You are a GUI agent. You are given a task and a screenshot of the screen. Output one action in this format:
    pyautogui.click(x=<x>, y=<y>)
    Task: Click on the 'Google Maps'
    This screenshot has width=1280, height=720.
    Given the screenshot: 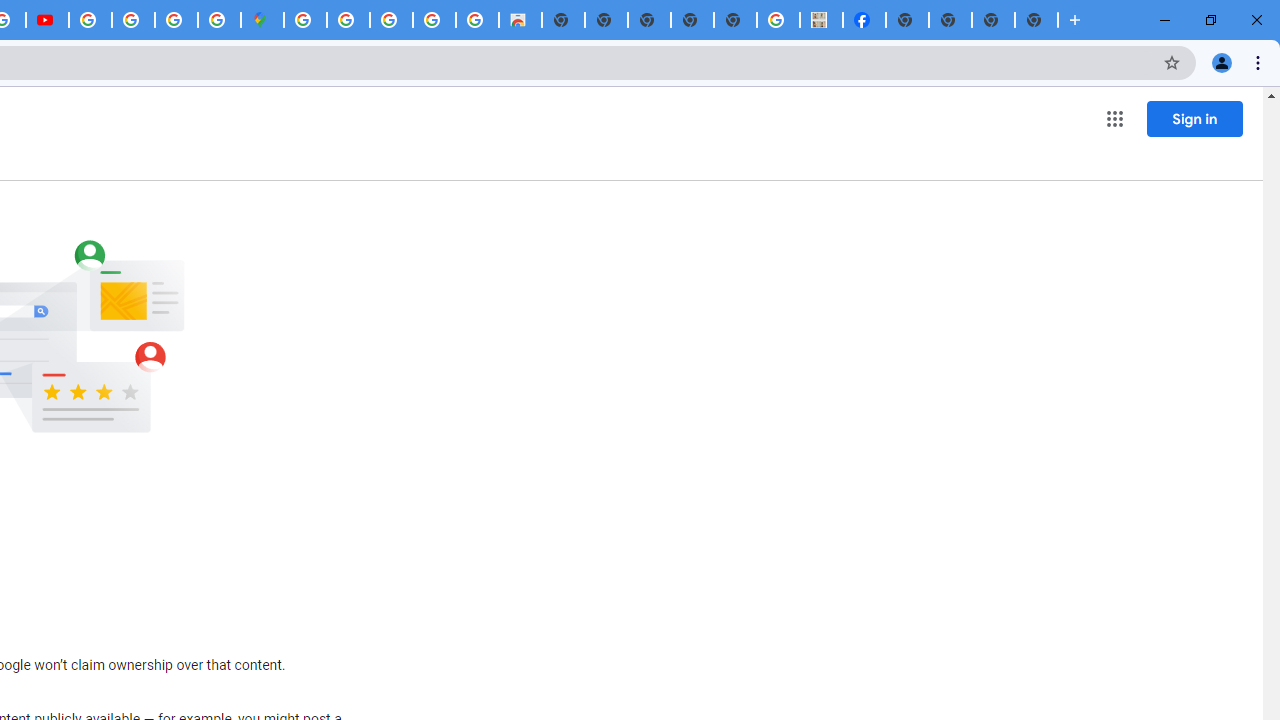 What is the action you would take?
    pyautogui.click(x=261, y=20)
    